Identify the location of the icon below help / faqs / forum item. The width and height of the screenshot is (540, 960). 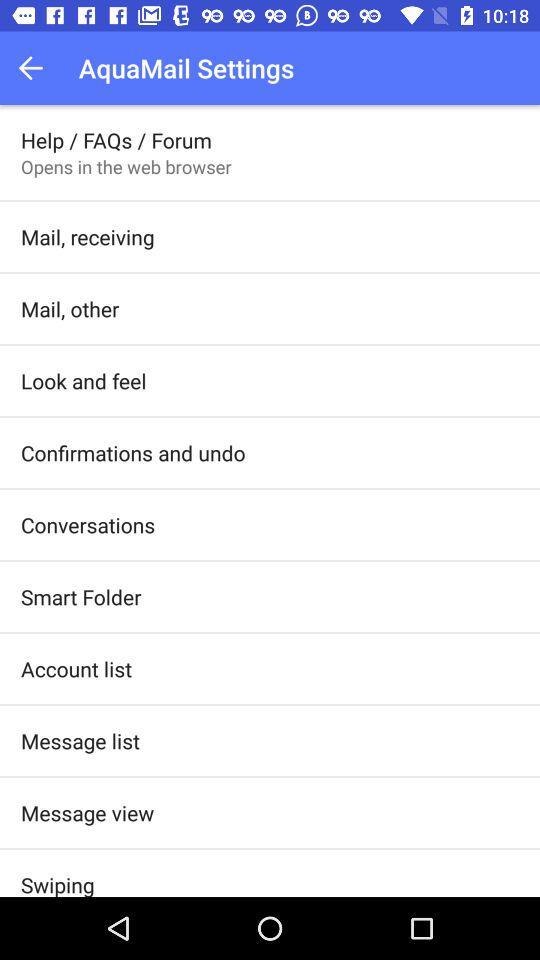
(126, 165).